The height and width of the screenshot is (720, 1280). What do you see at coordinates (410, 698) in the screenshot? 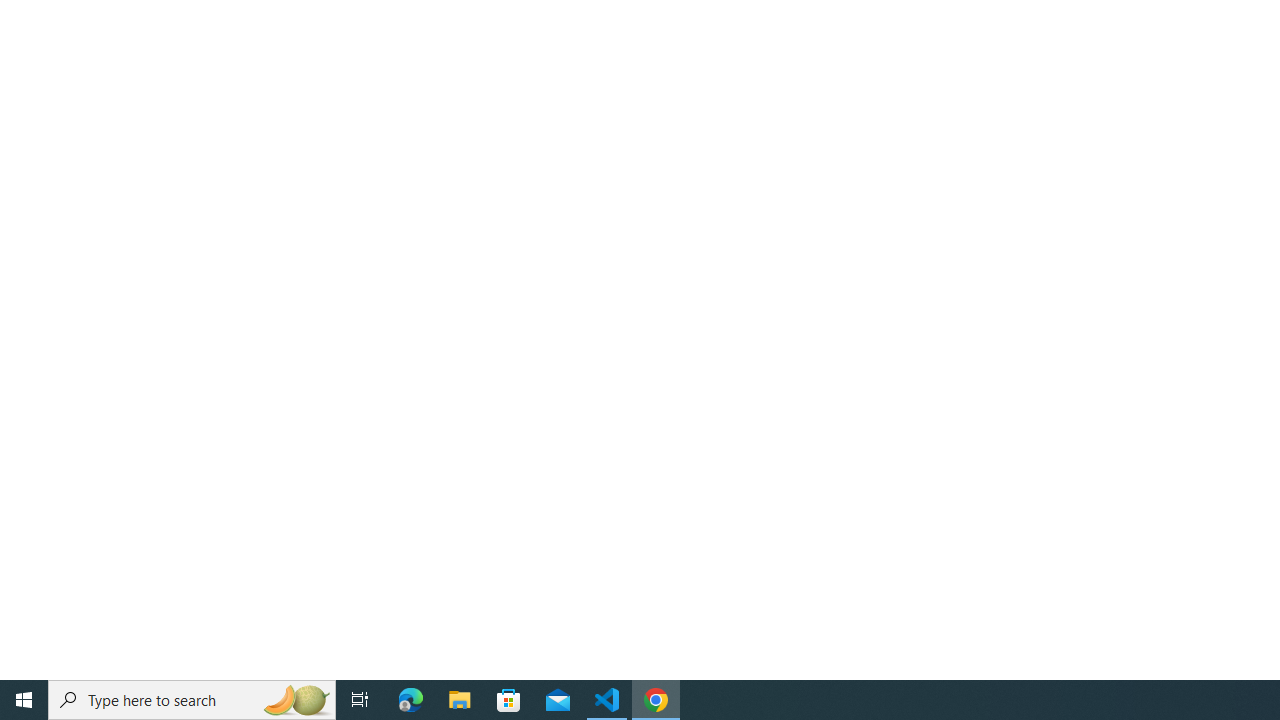
I see `'Microsoft Edge'` at bounding box center [410, 698].